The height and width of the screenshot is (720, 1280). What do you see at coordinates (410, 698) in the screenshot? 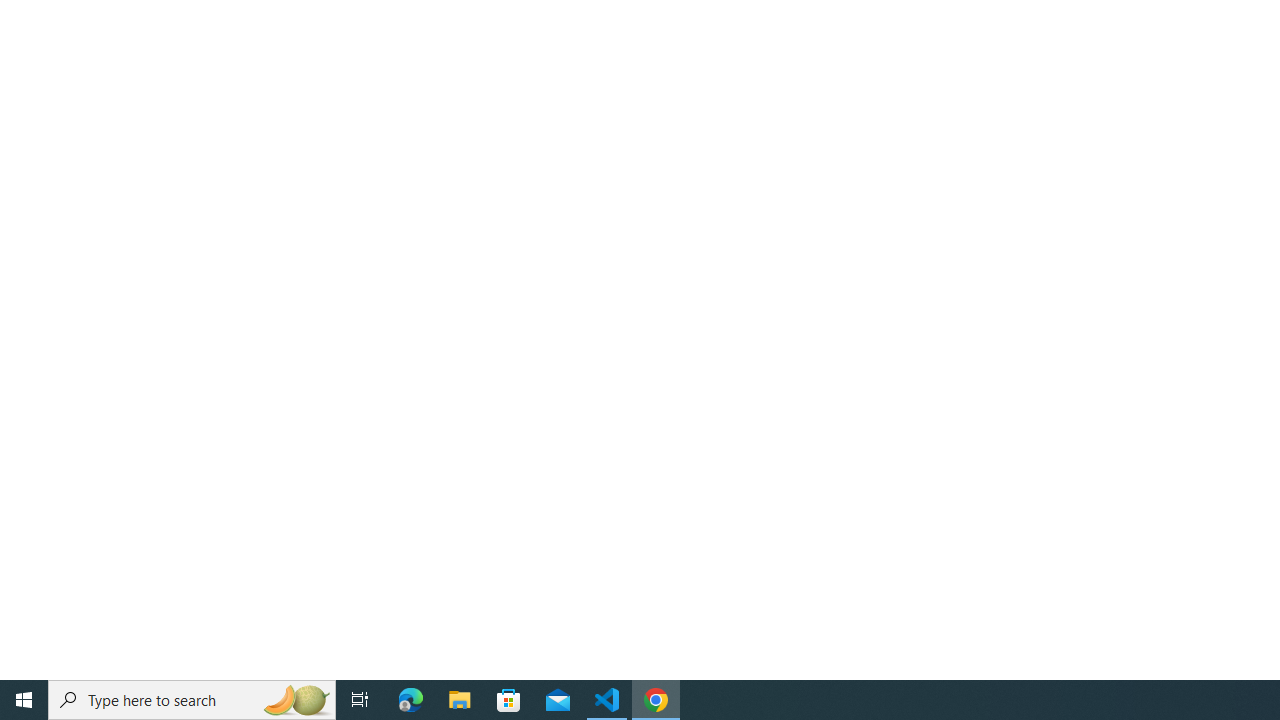
I see `'Microsoft Edge'` at bounding box center [410, 698].